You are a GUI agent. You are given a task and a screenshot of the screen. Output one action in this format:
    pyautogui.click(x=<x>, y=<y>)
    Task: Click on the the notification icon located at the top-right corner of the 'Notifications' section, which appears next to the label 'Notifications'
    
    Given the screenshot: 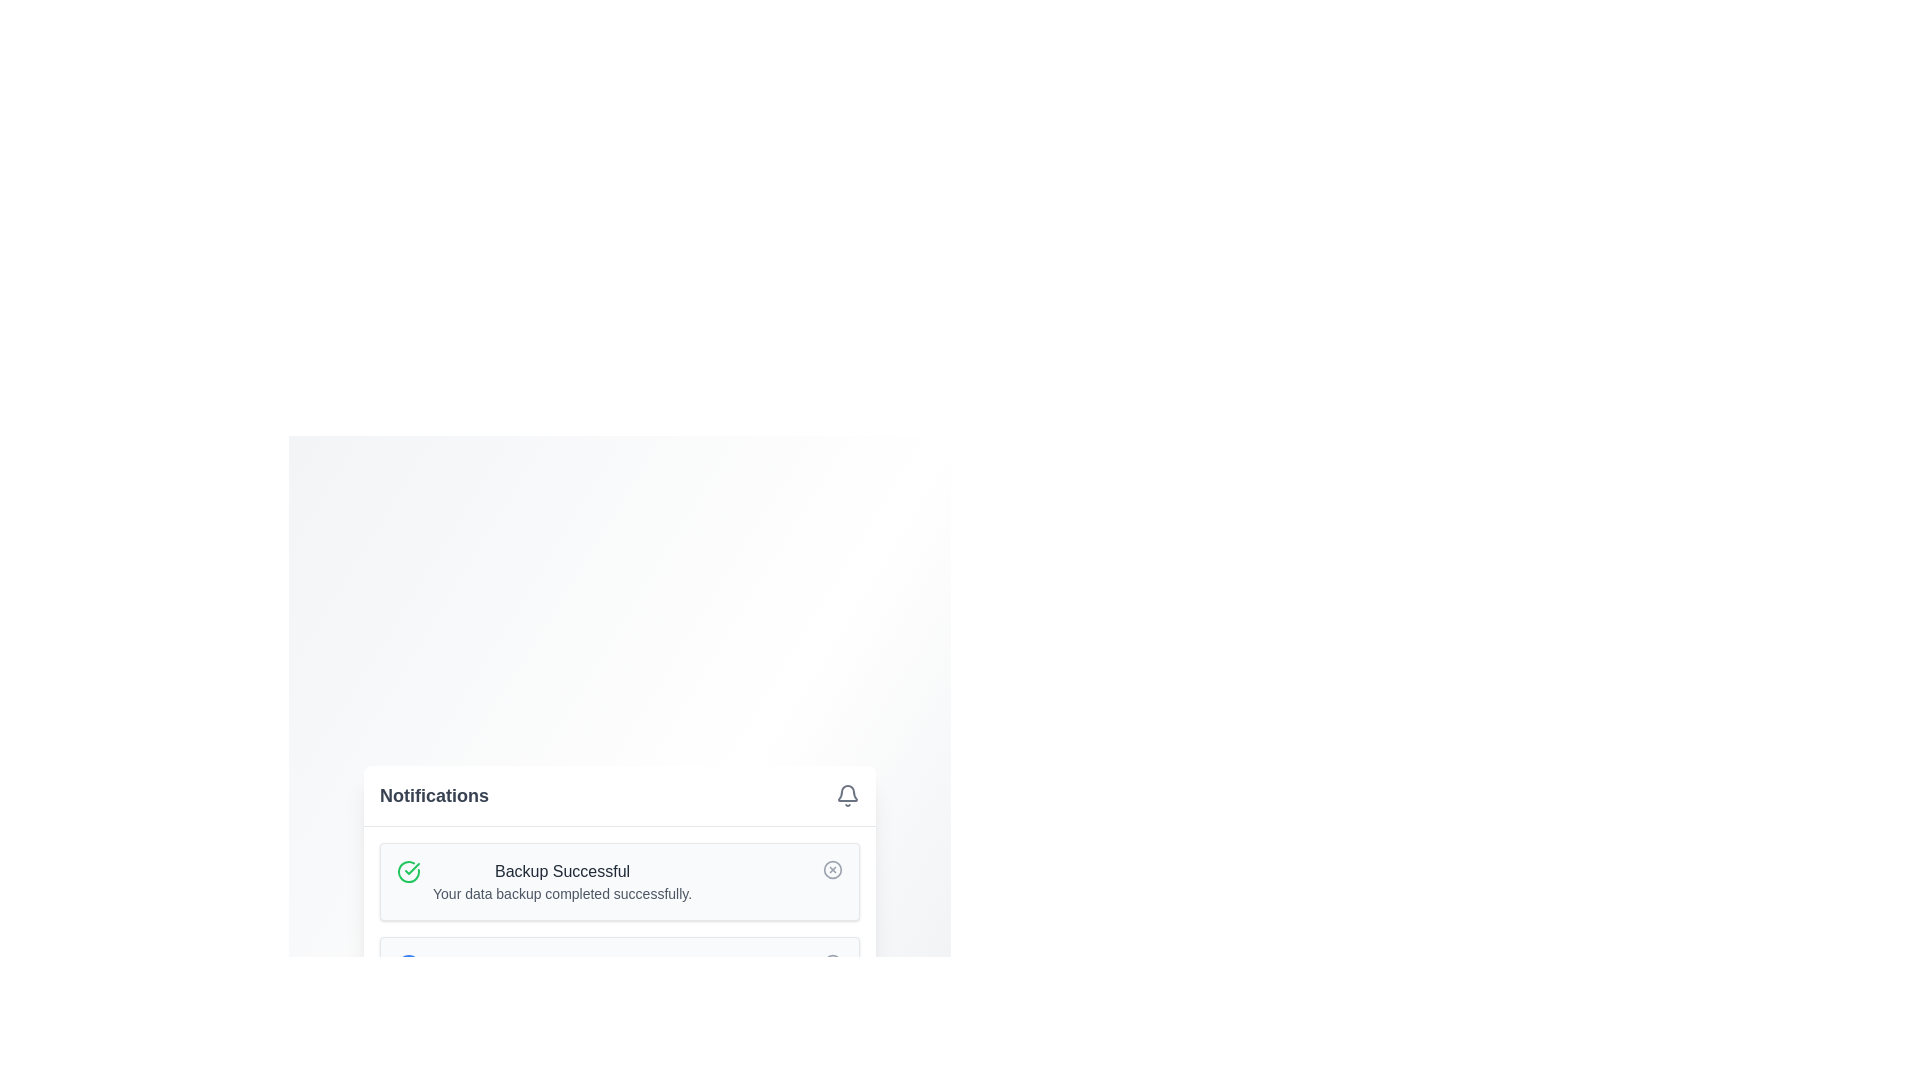 What is the action you would take?
    pyautogui.click(x=848, y=794)
    